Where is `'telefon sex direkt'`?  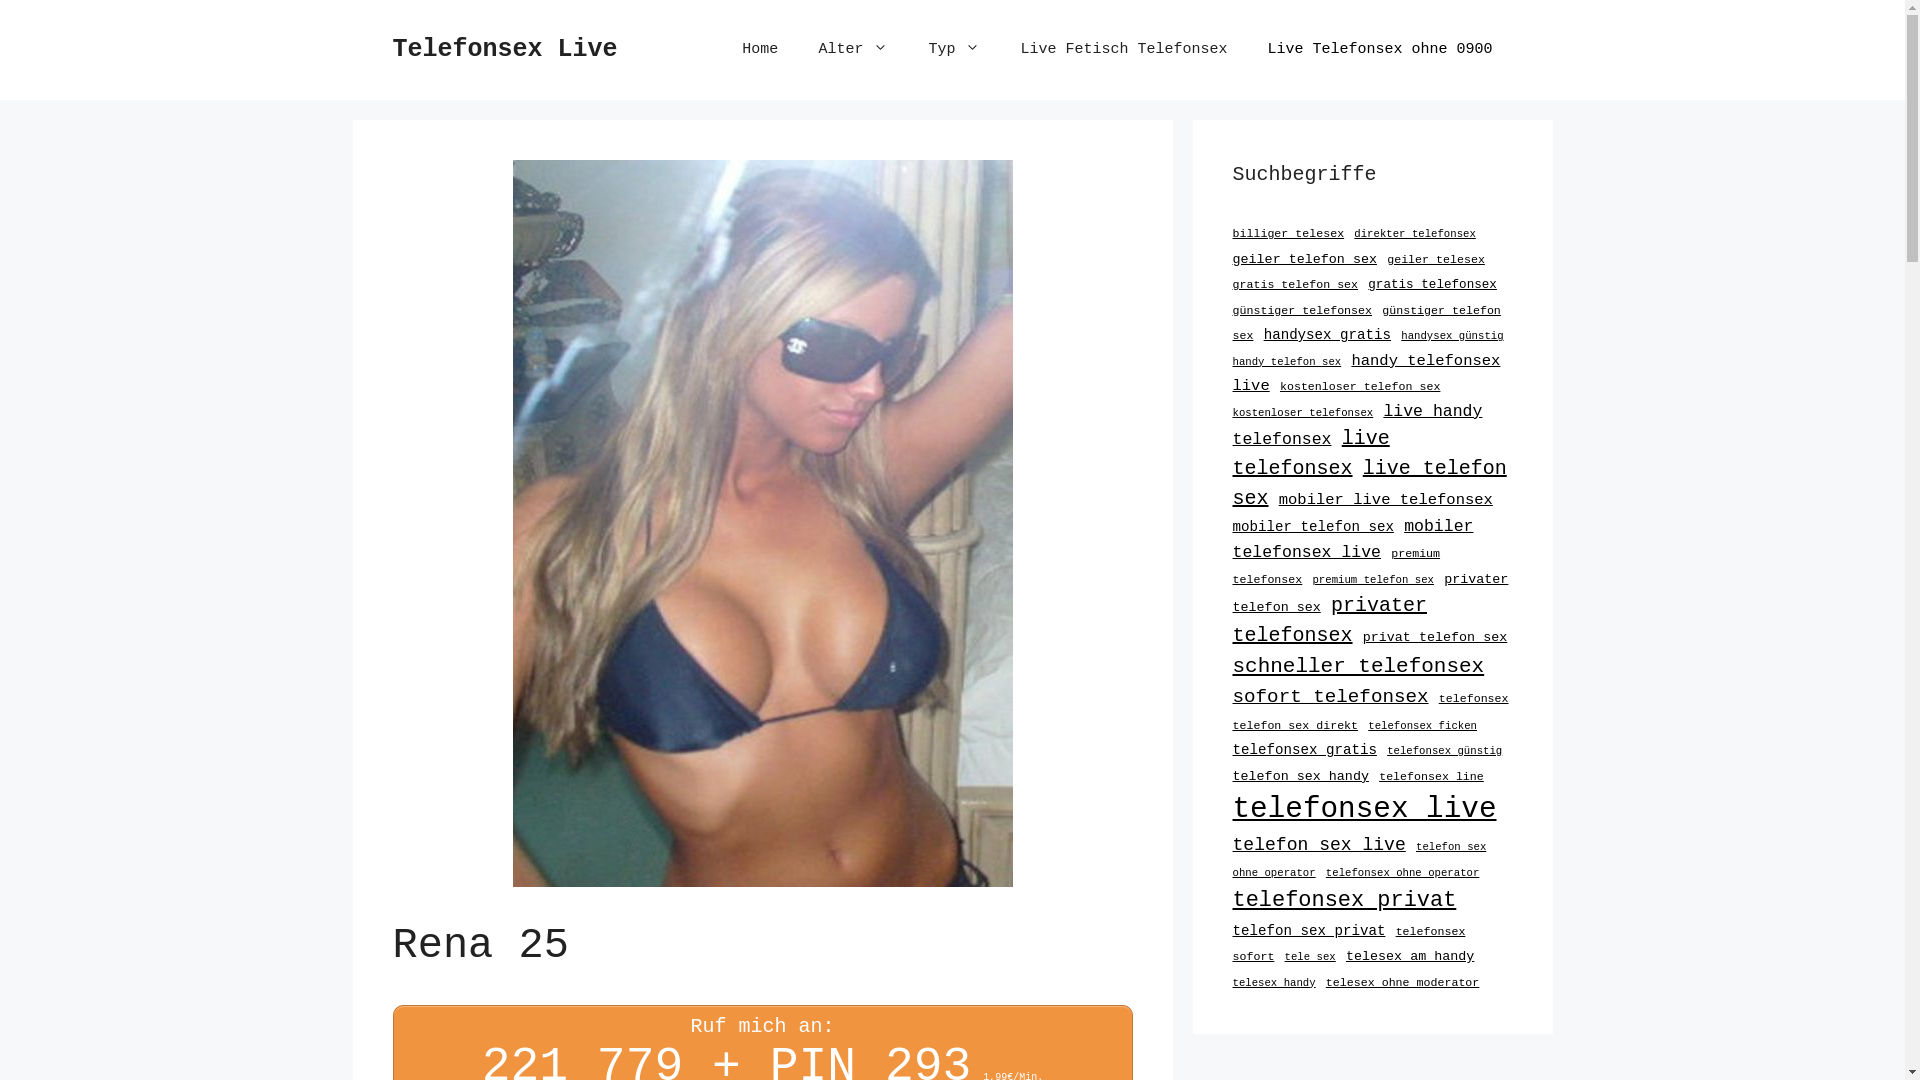
'telefon sex direkt' is located at coordinates (1231, 725).